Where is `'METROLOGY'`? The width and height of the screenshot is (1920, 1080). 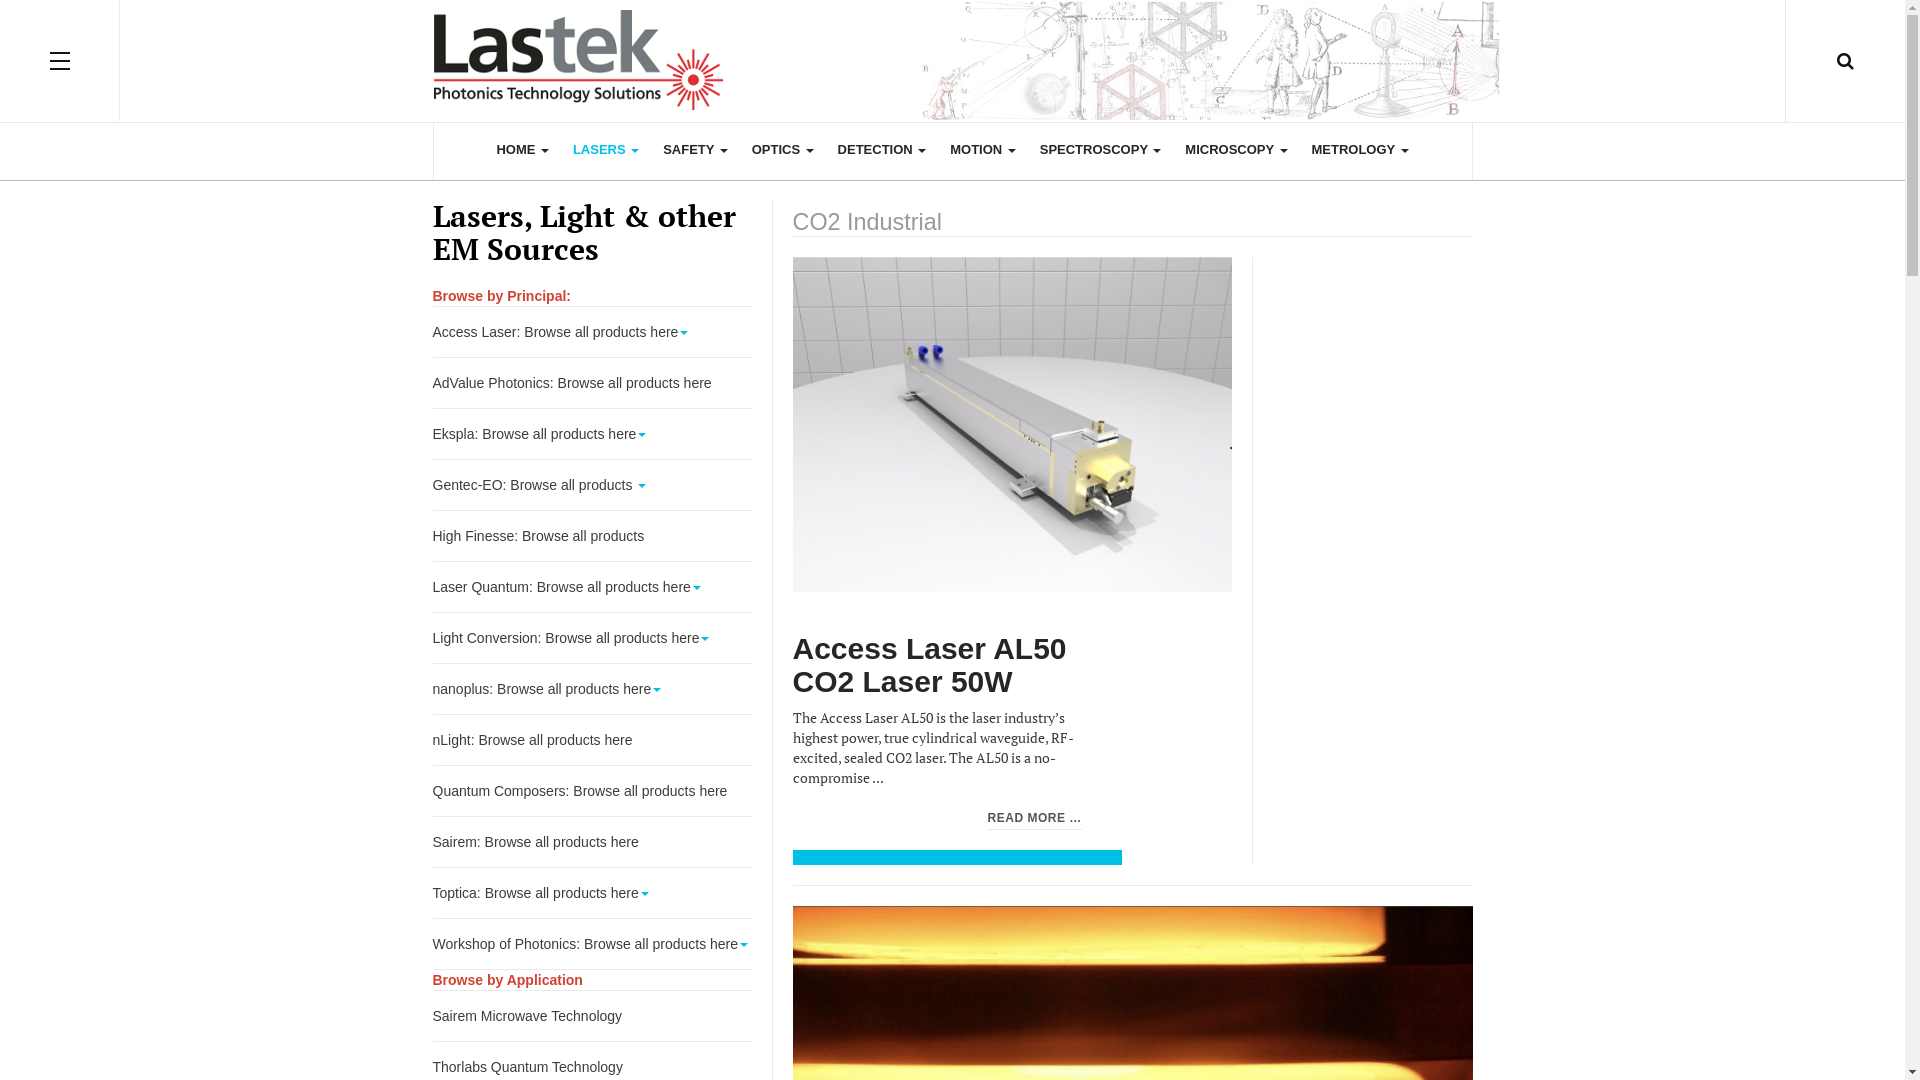
'METROLOGY' is located at coordinates (1359, 149).